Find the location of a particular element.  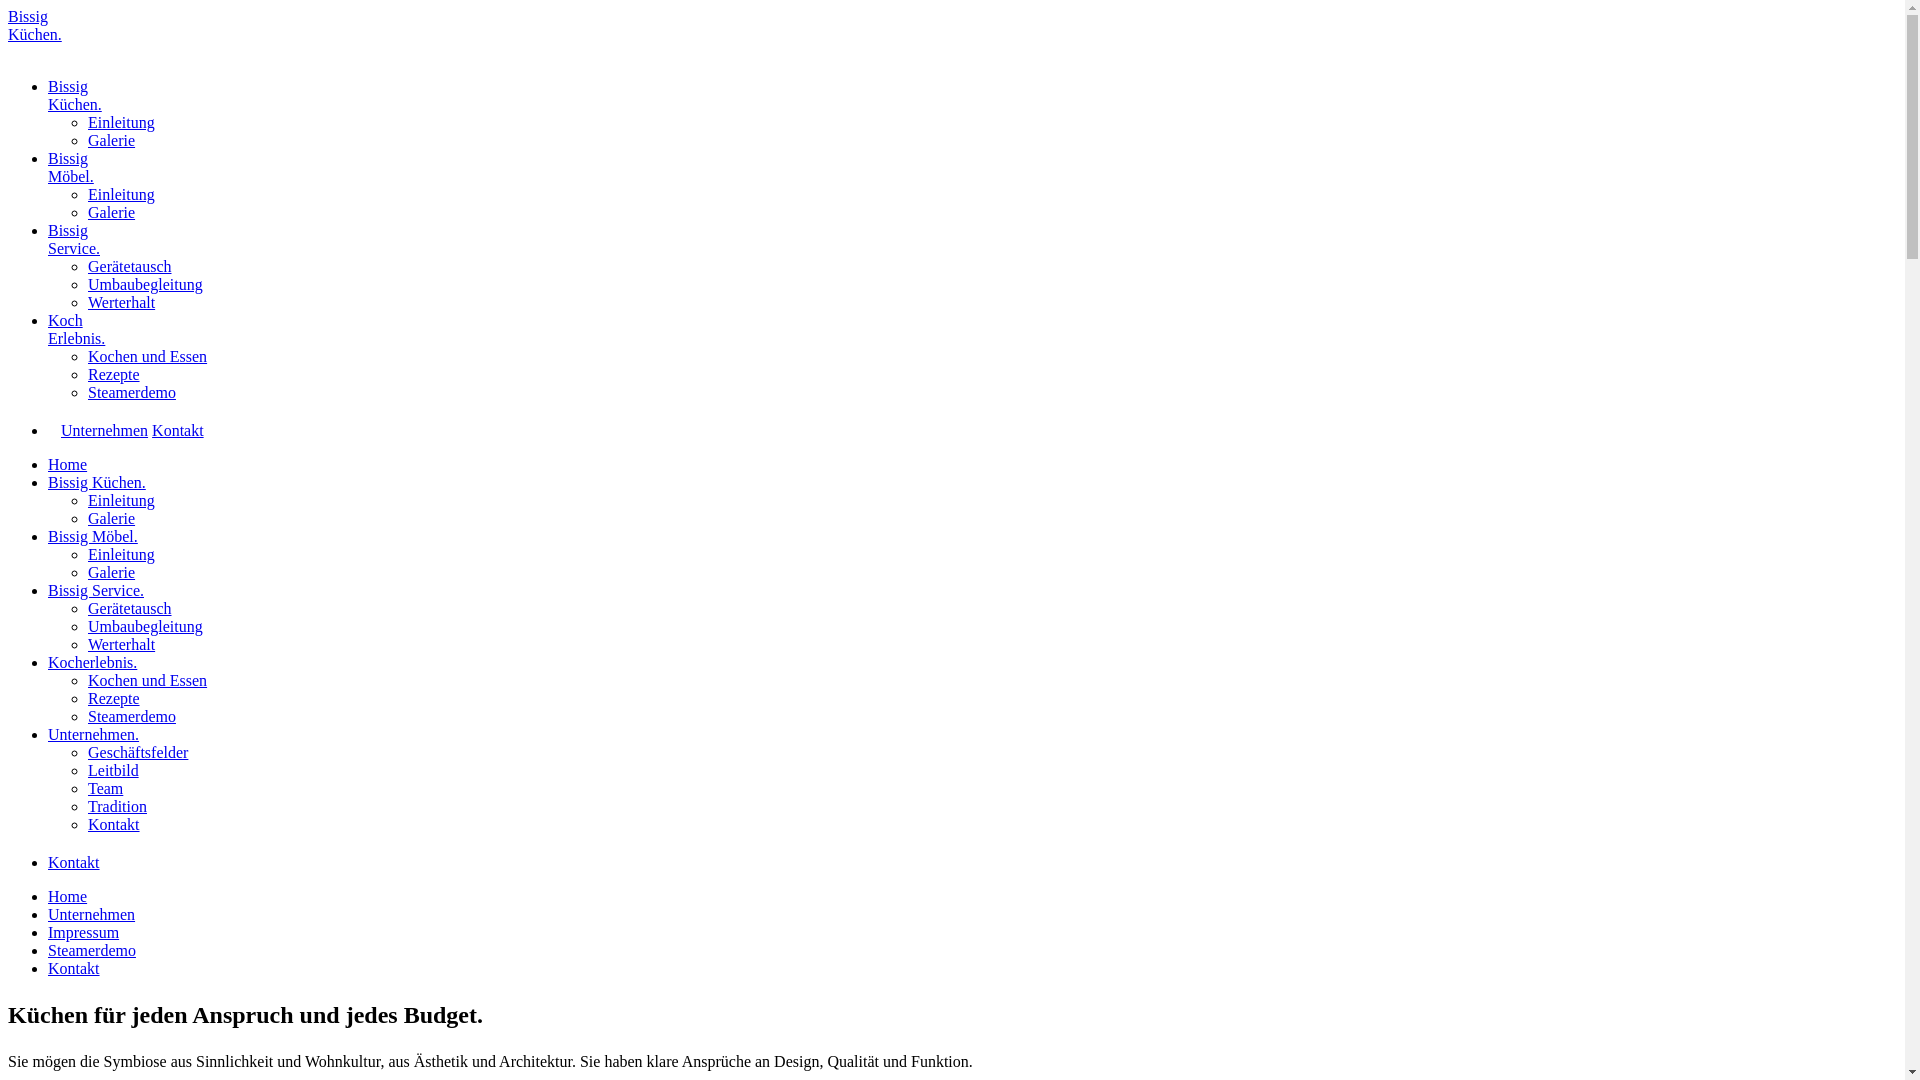

'Koch is located at coordinates (76, 328).